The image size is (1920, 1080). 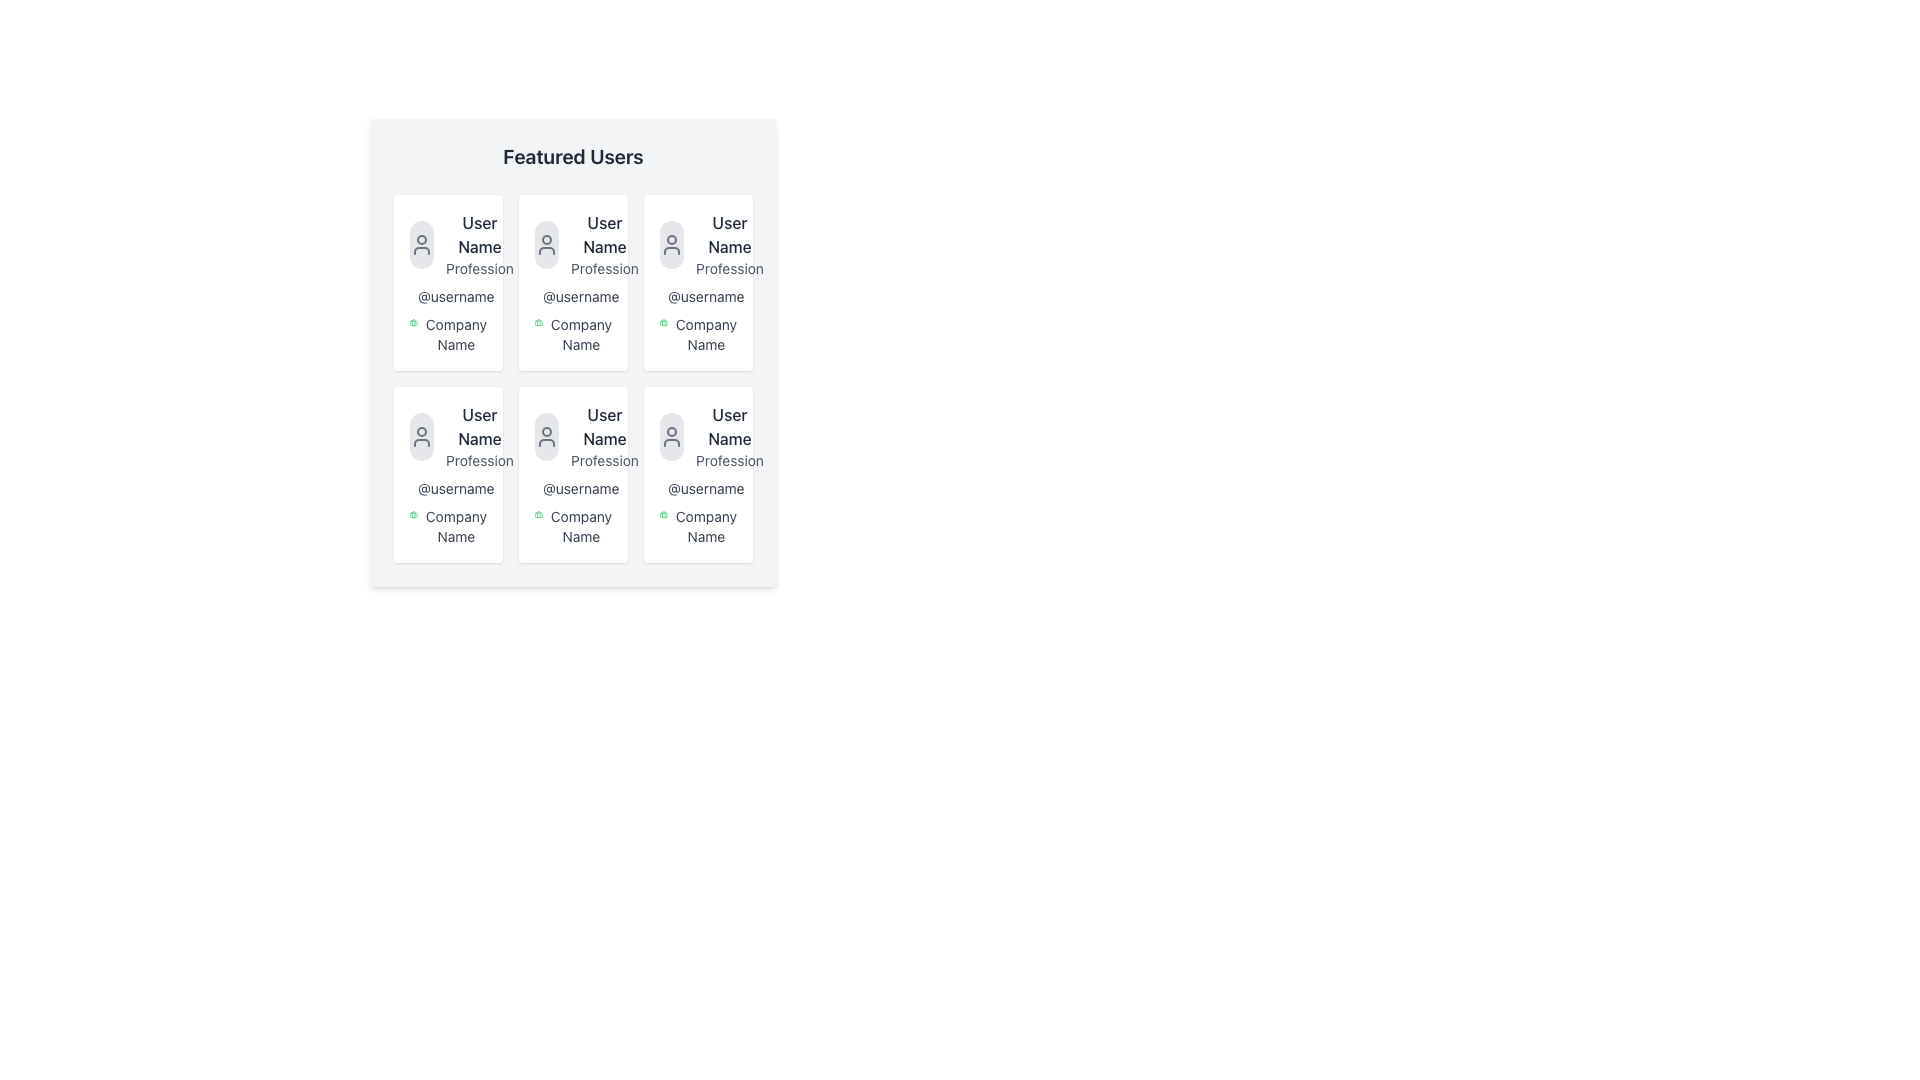 I want to click on the username identifier text label located at the bottom-middle section of the user profile card in the bottom-left of the grid, so click(x=455, y=489).